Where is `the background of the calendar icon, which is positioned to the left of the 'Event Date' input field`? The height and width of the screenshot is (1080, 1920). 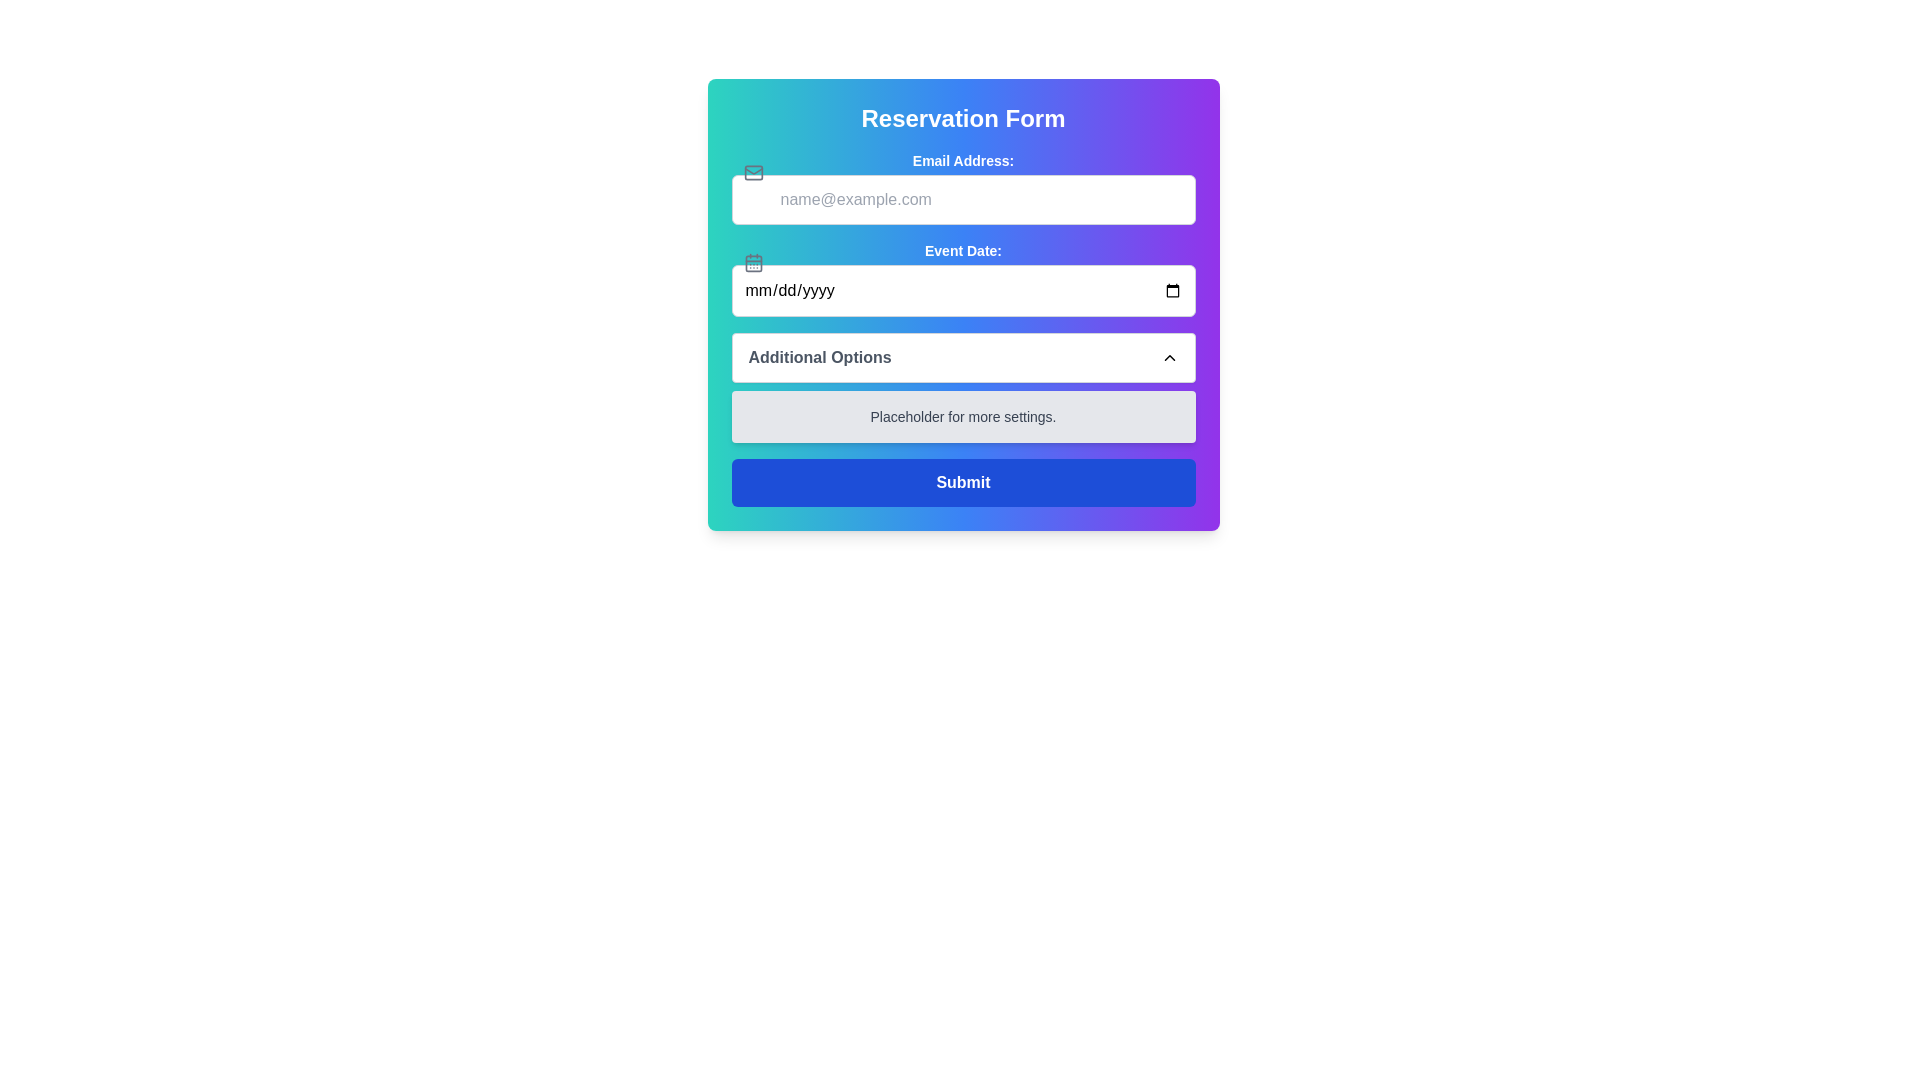 the background of the calendar icon, which is positioned to the left of the 'Event Date' input field is located at coordinates (752, 262).